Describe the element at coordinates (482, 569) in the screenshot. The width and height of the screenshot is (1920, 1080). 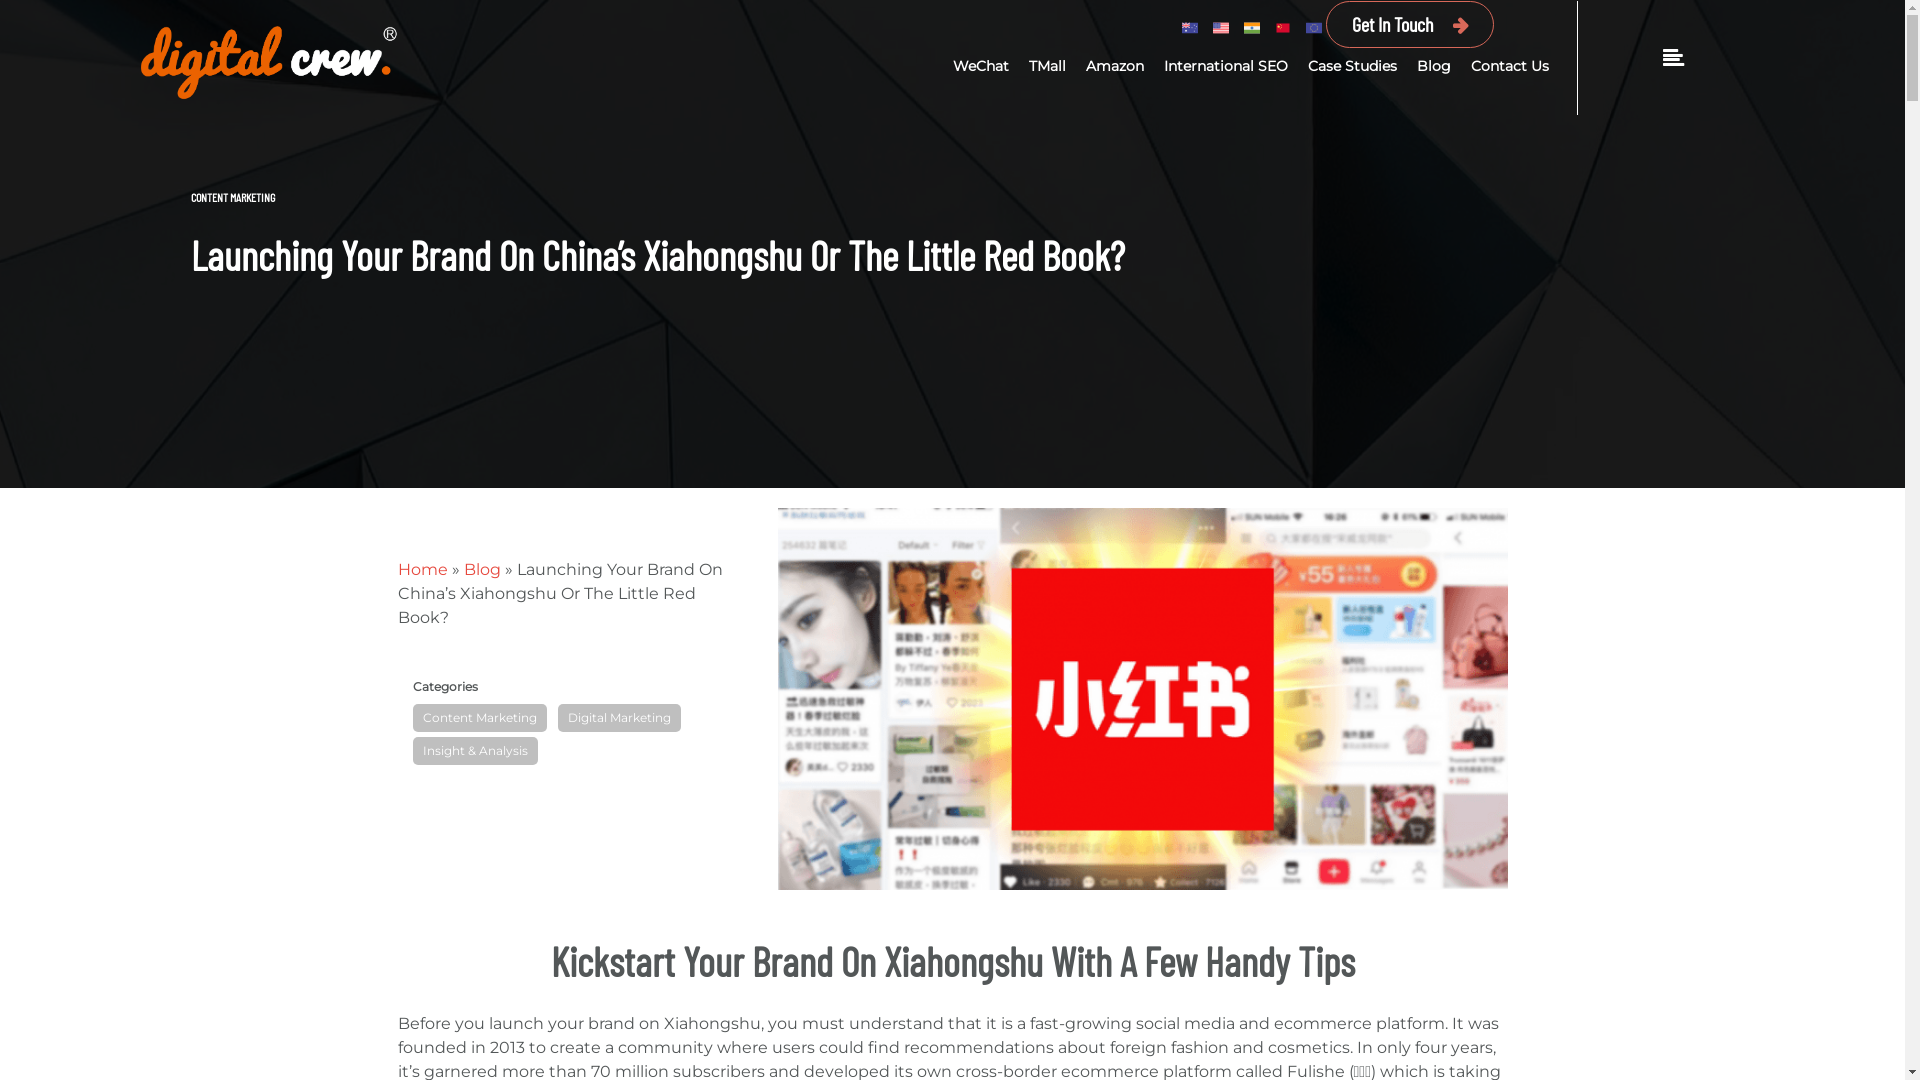
I see `'Blog'` at that location.